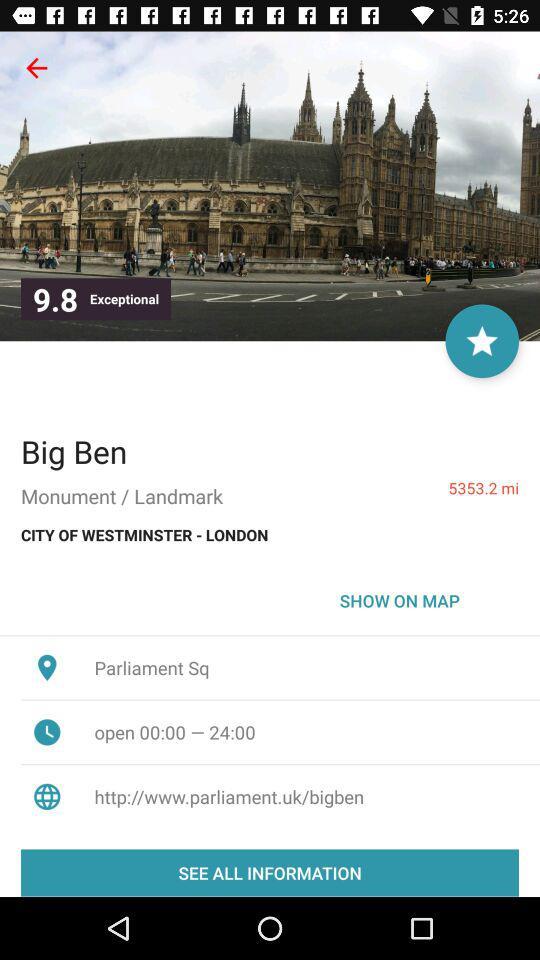  Describe the element at coordinates (481, 341) in the screenshot. I see `to favourite` at that location.